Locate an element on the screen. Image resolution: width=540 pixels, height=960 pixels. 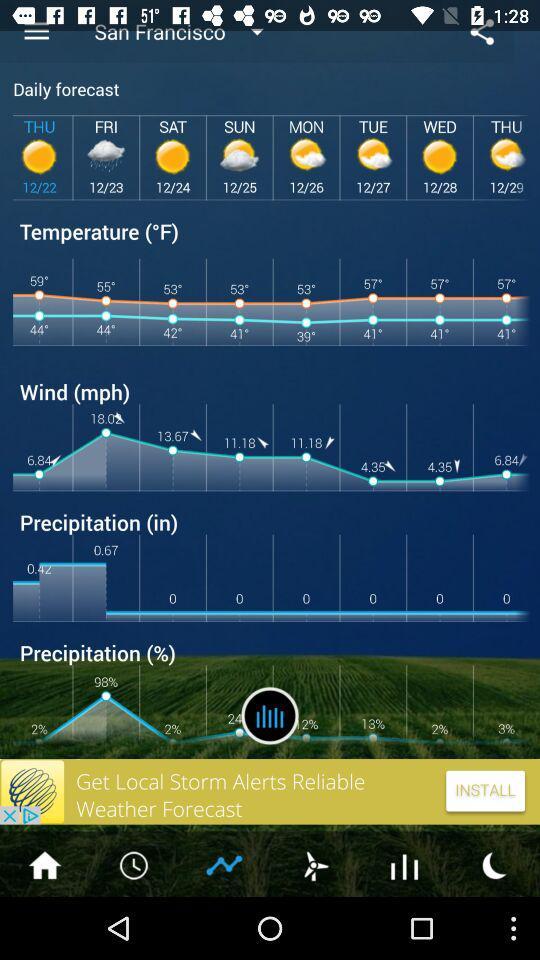
the home icon is located at coordinates (44, 925).